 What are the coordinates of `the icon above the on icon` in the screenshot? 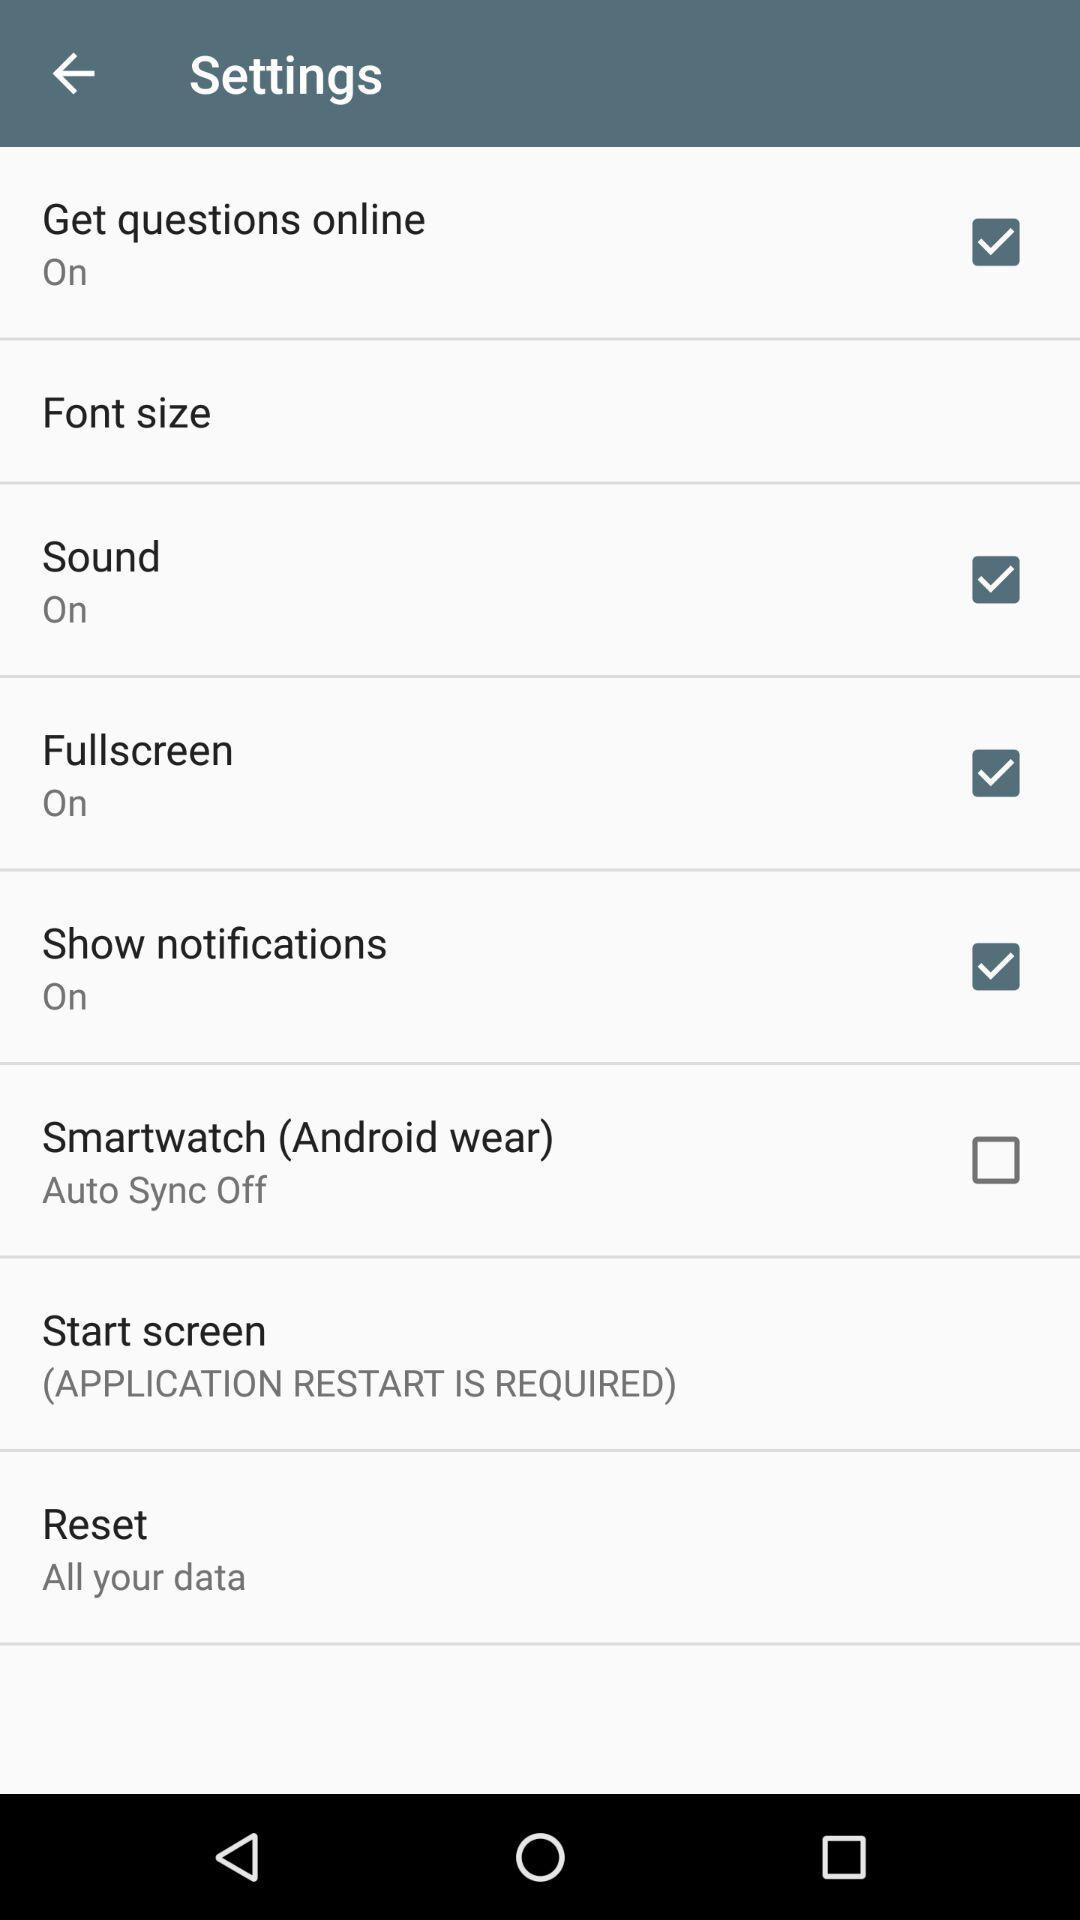 It's located at (101, 555).